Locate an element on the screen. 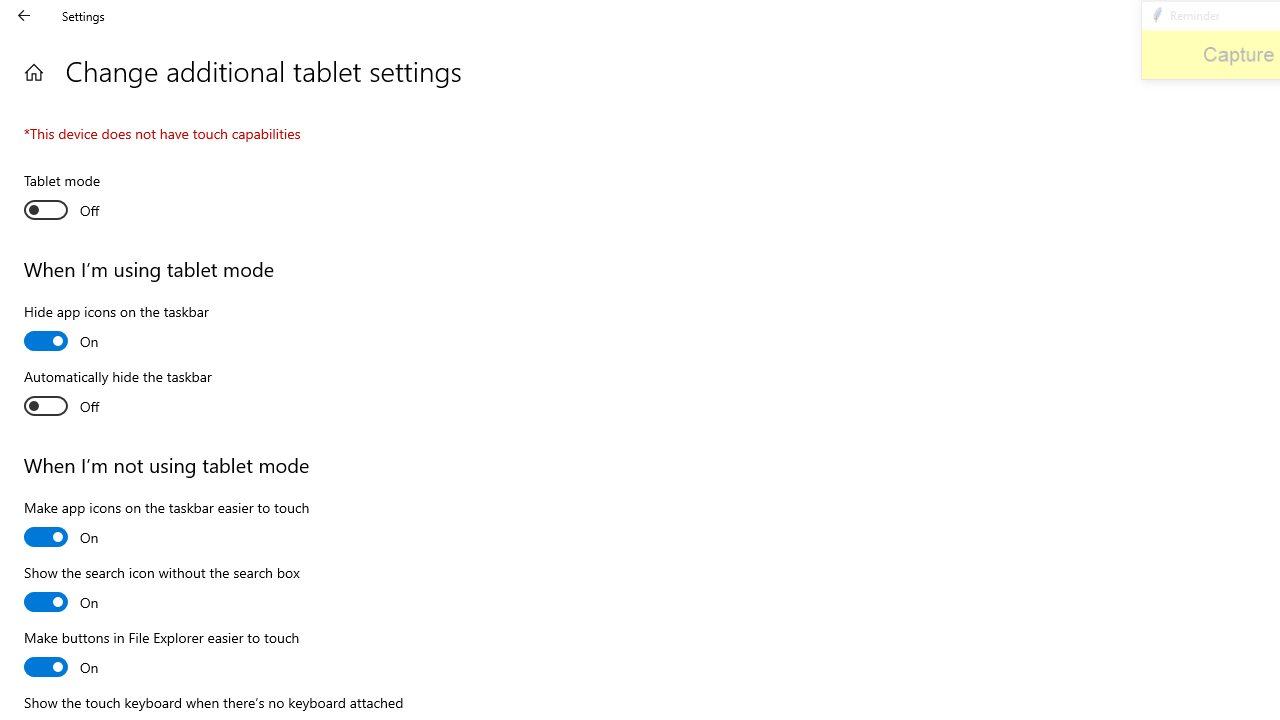 The image size is (1280, 720). 'Tablet mode' is located at coordinates (96, 198).